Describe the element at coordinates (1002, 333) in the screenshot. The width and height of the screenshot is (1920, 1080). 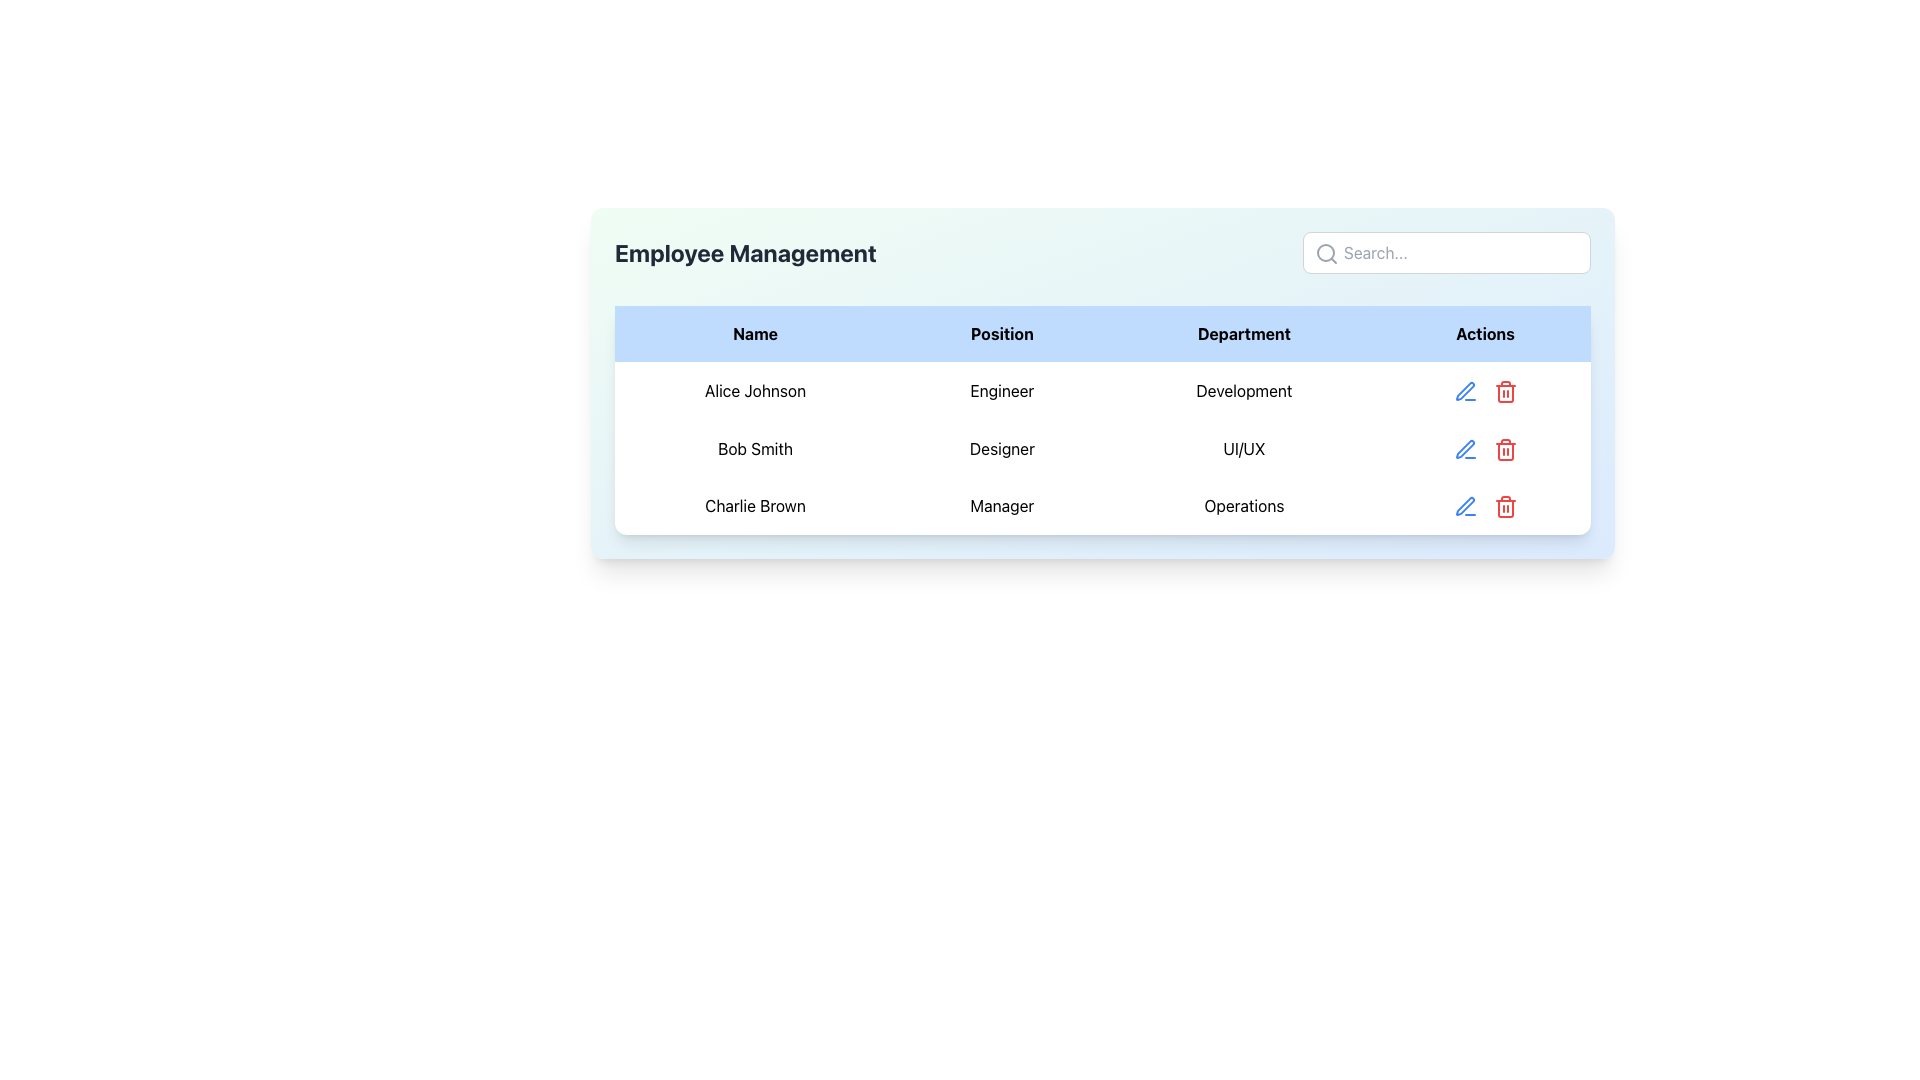
I see `the 'Position' text label, which is the second column header in a table layout with a light blue background, located between the 'Name' and 'Department' cells` at that location.